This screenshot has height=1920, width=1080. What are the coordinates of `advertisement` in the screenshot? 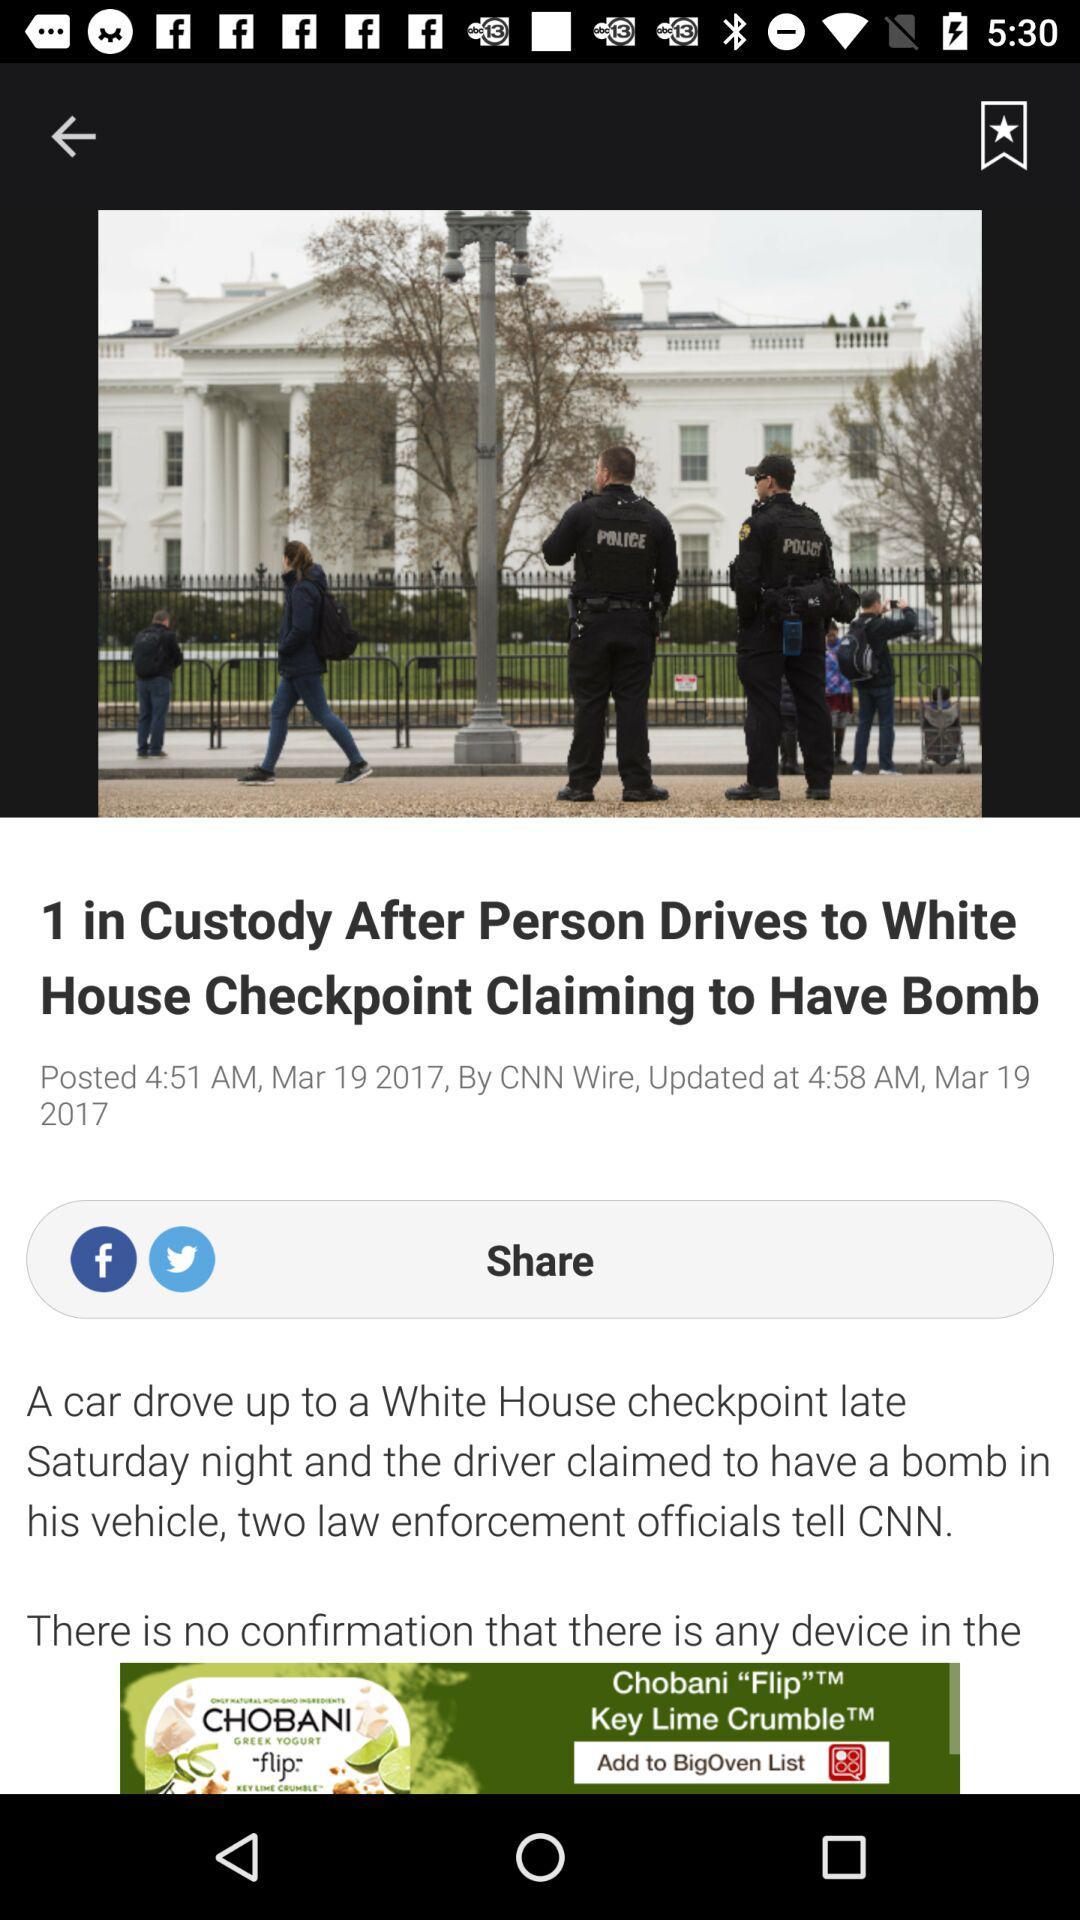 It's located at (540, 1727).